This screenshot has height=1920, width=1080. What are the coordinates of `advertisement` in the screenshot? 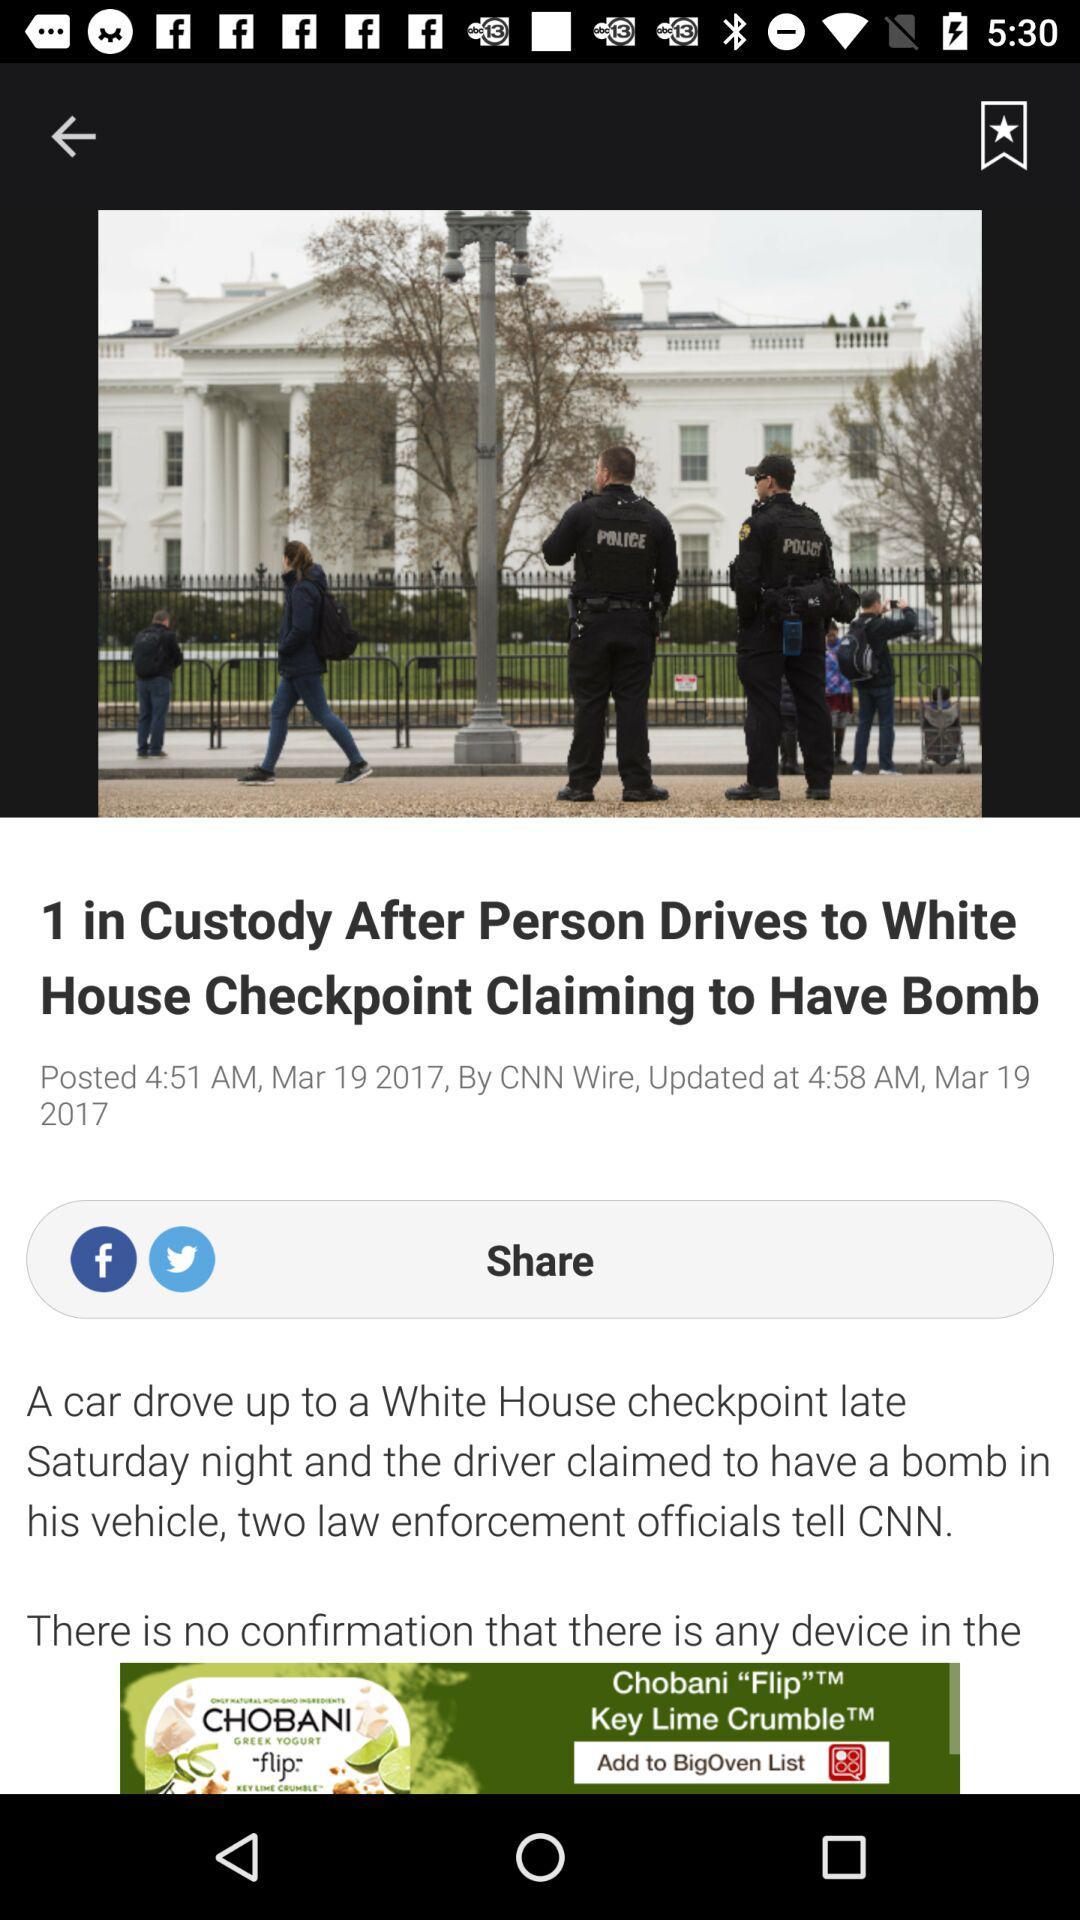 It's located at (540, 1727).